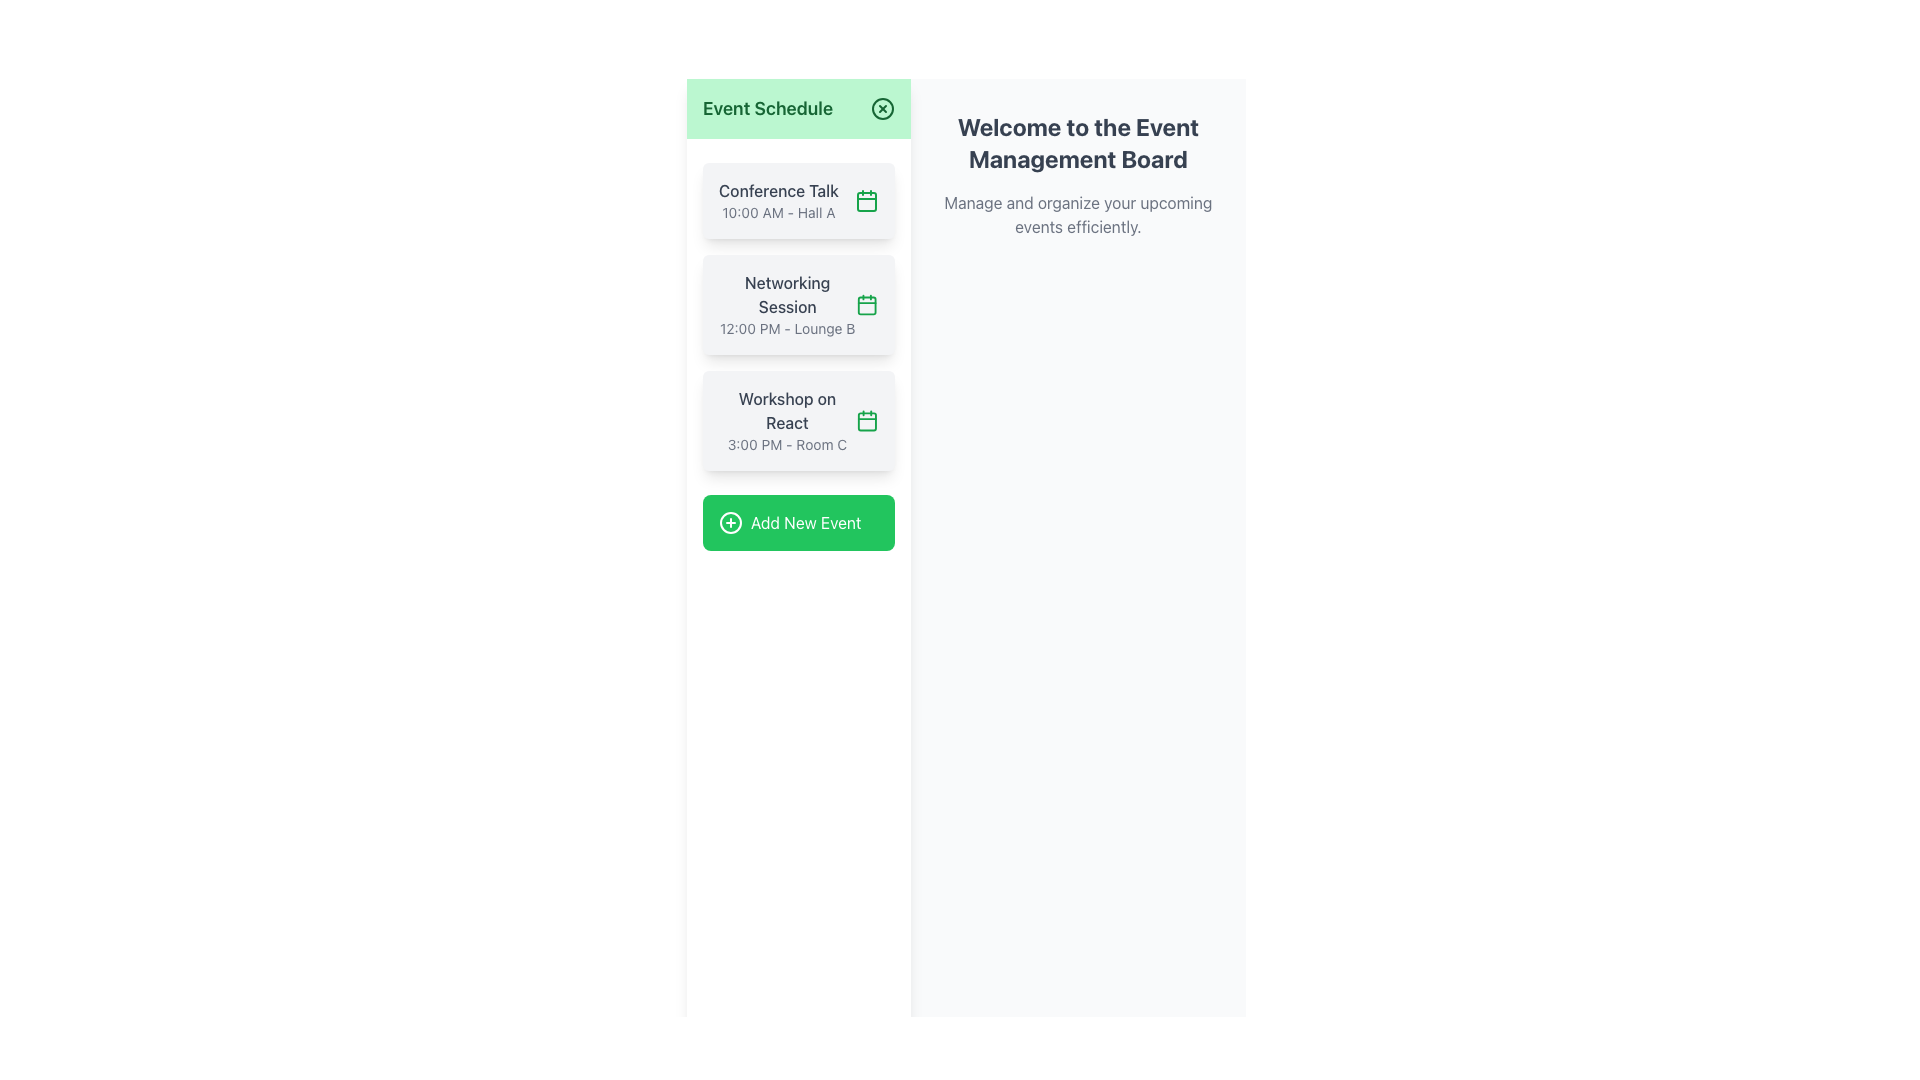  I want to click on the Text Label that serves as the title for the scheduled event 'Conference Talk', located above the time and location details, so click(777, 191).